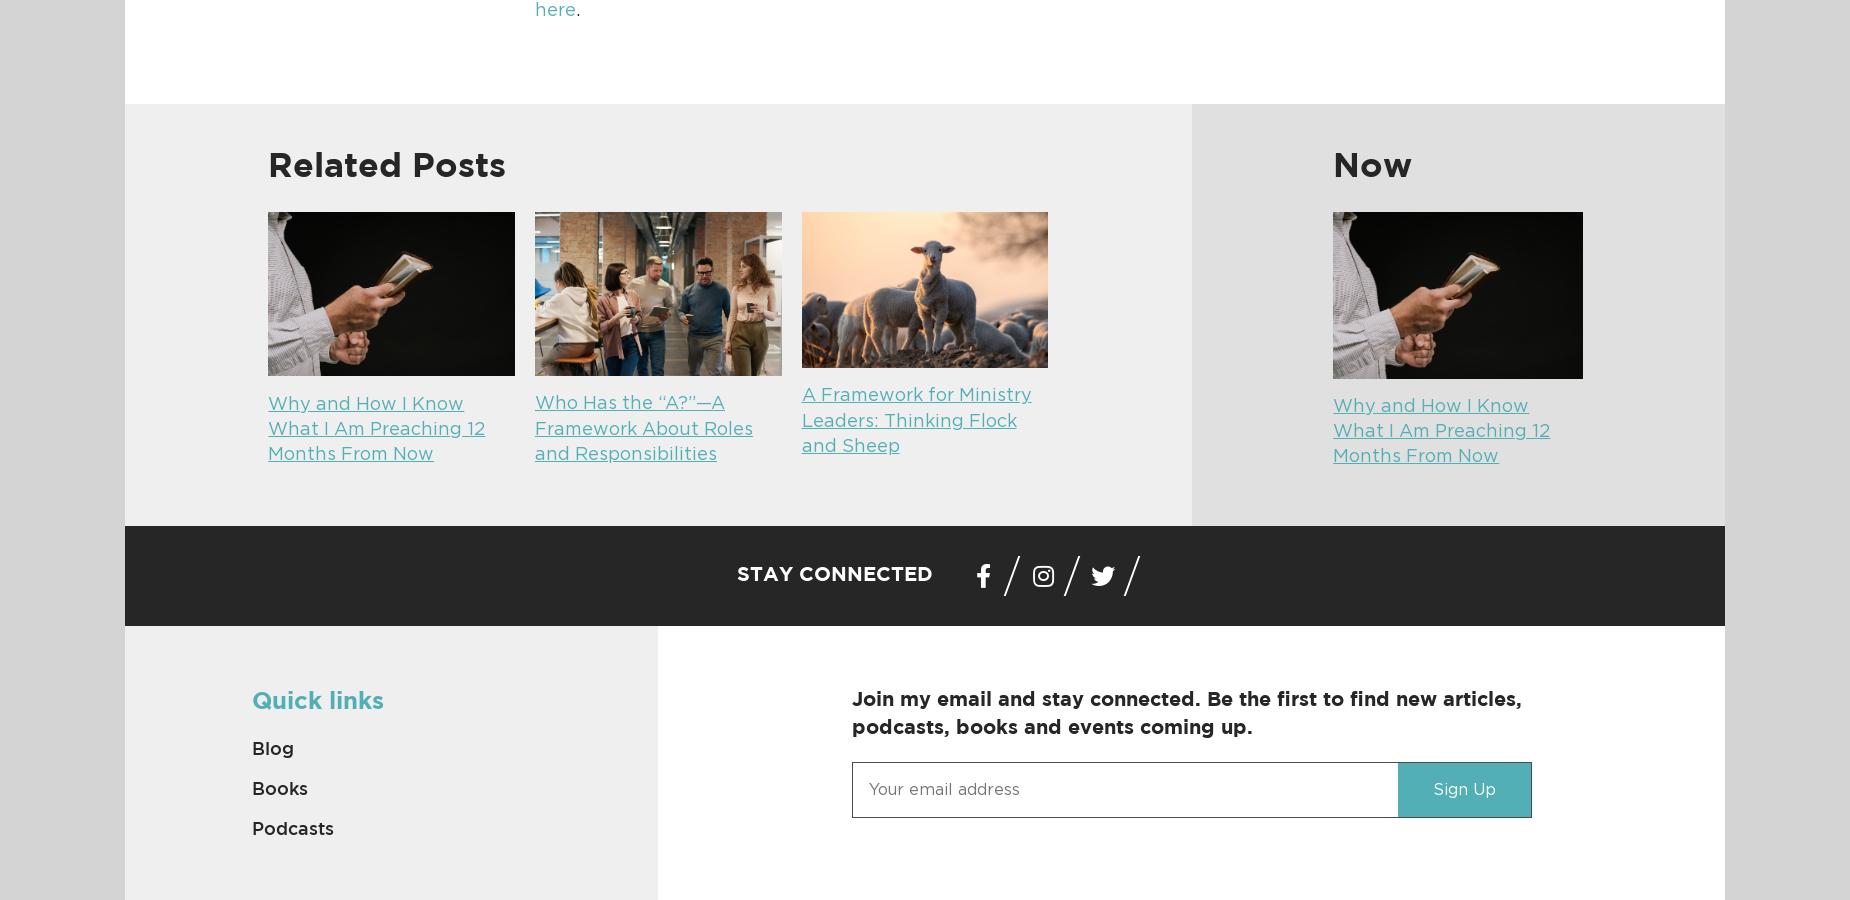 This screenshot has width=1850, height=900. What do you see at coordinates (1185, 712) in the screenshot?
I see `'Join my email and stay connected. Be the first to find
new articles, podcasts, books and events coming up.'` at bounding box center [1185, 712].